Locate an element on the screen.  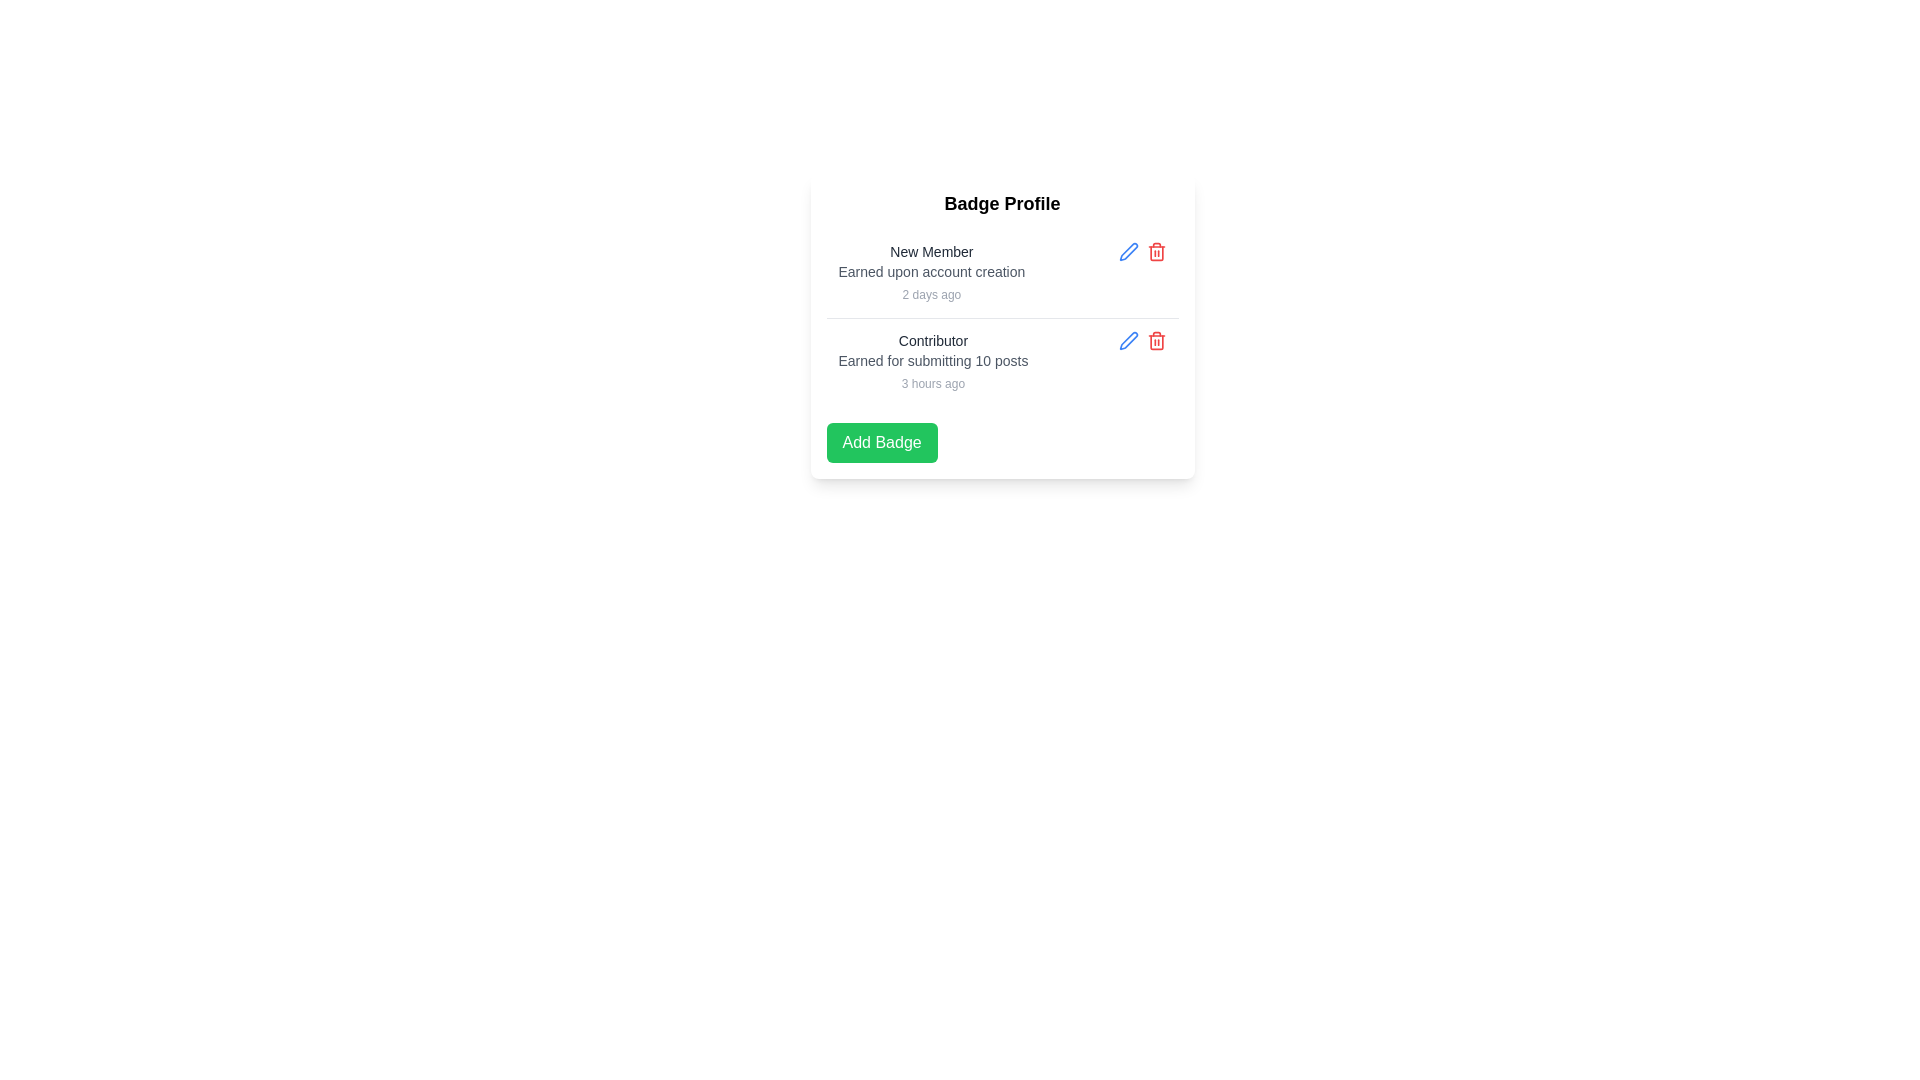
the text label that serves as the title for the 'New Member' badge within its information block in the 'Badge Profile' card is located at coordinates (930, 250).